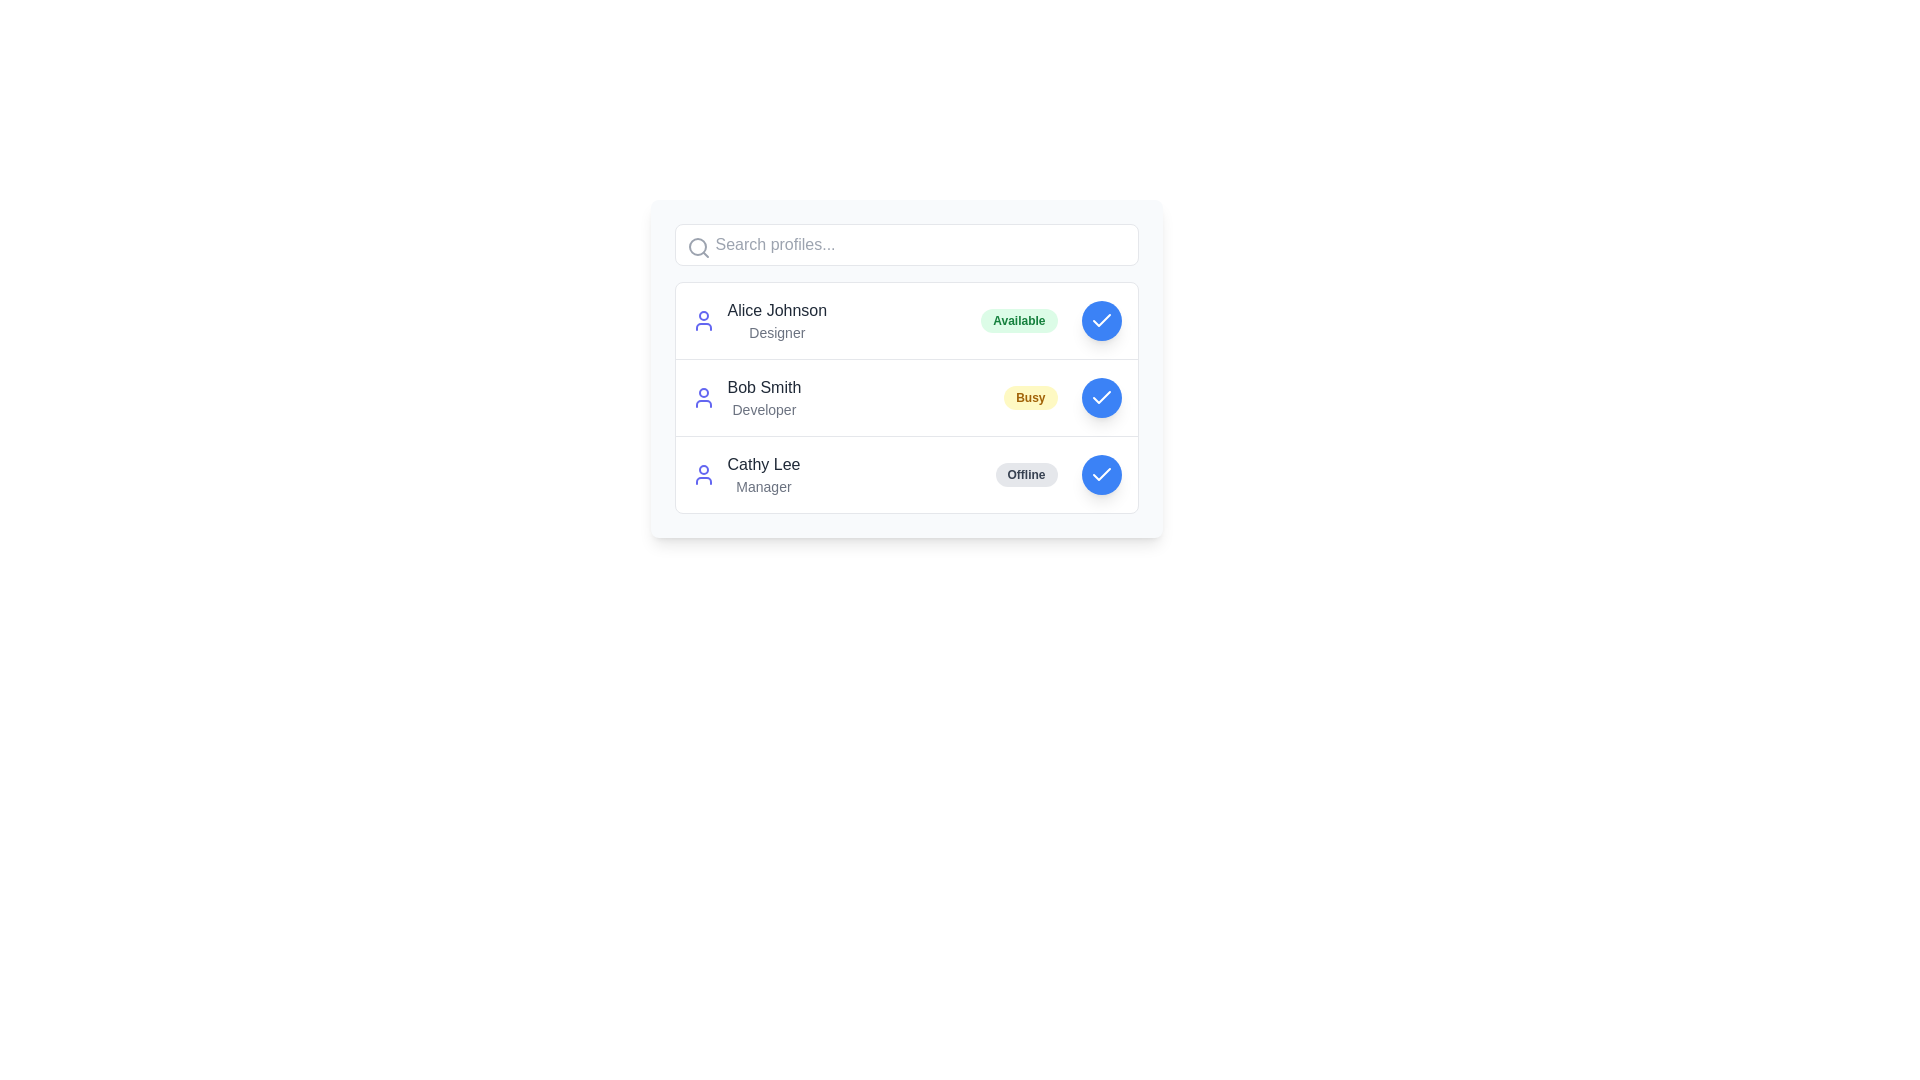 The height and width of the screenshot is (1080, 1920). I want to click on the visual cues of the small oval-shaped label with a yellow background and bold orange text that displays 'Busy', located within the user card labeled 'Bob Smith - Developer', so click(1030, 397).